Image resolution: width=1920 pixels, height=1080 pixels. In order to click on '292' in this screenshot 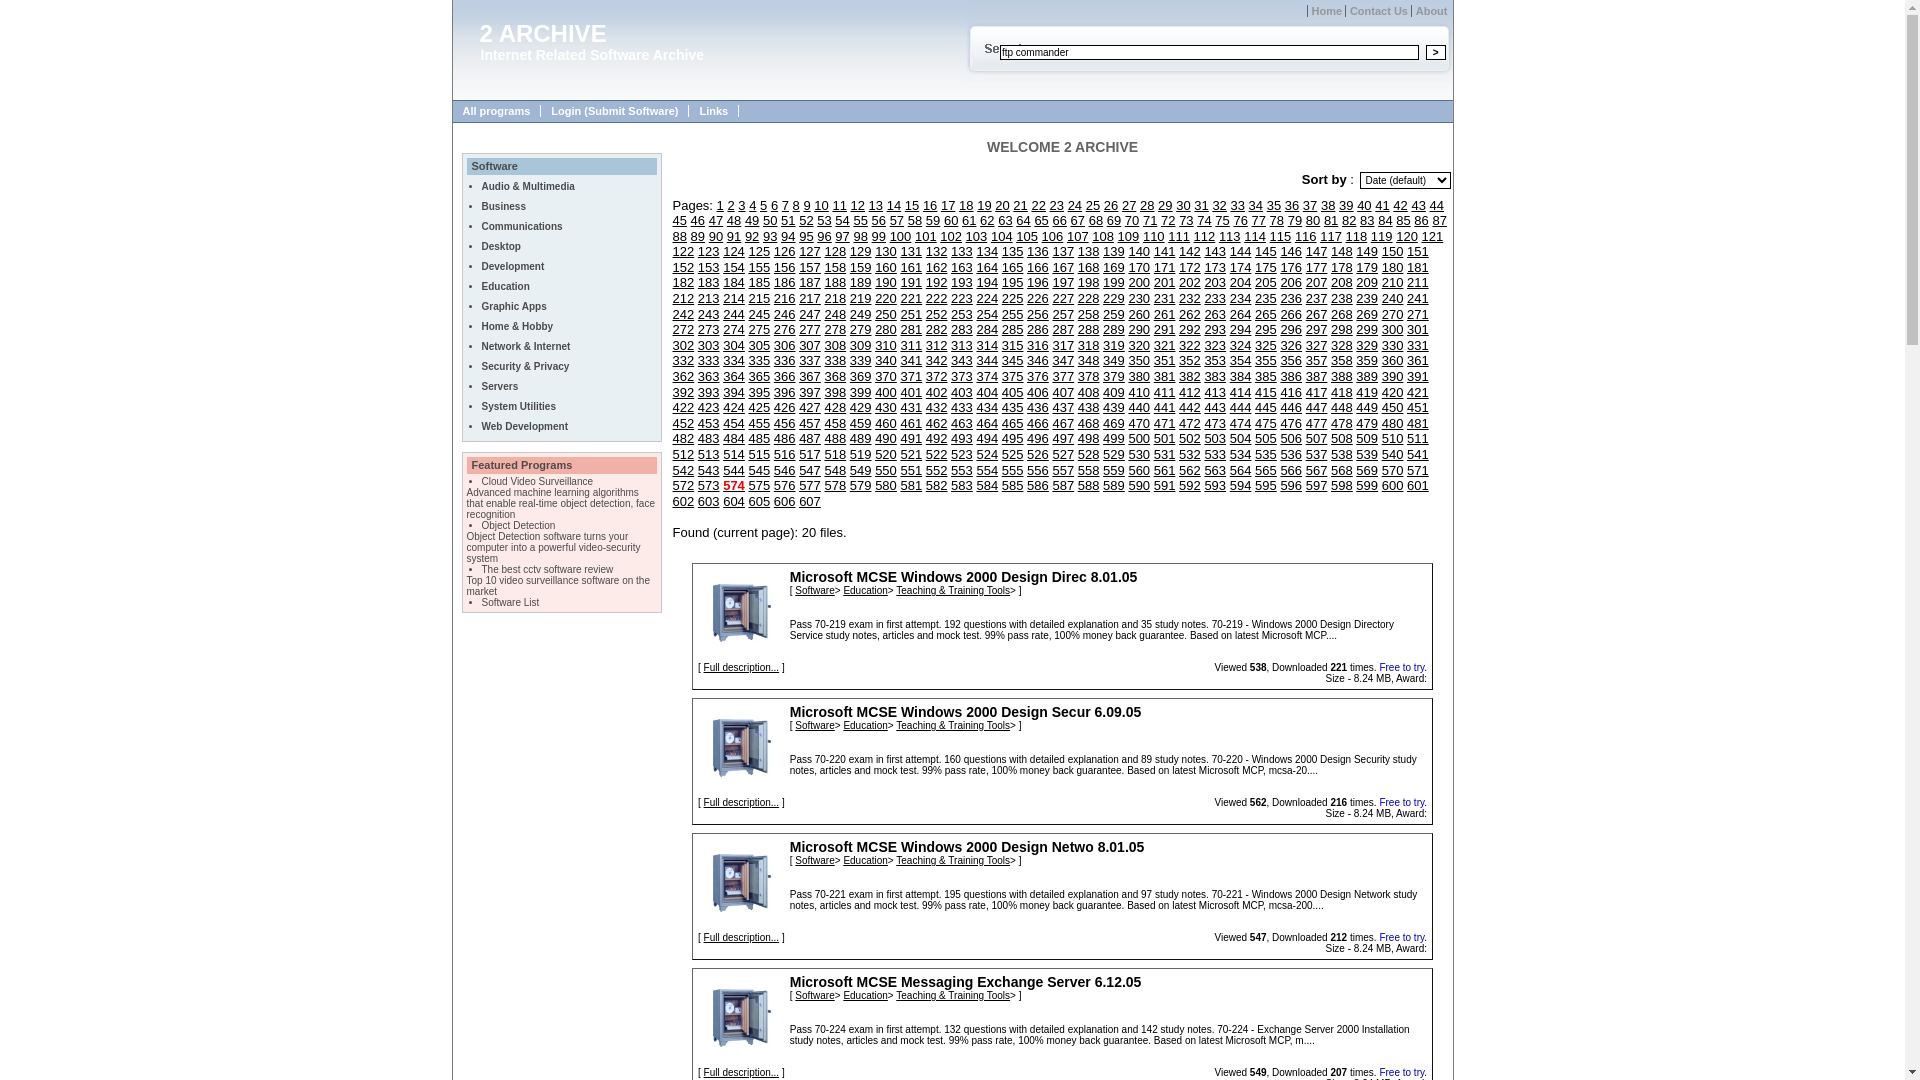, I will do `click(1190, 328)`.